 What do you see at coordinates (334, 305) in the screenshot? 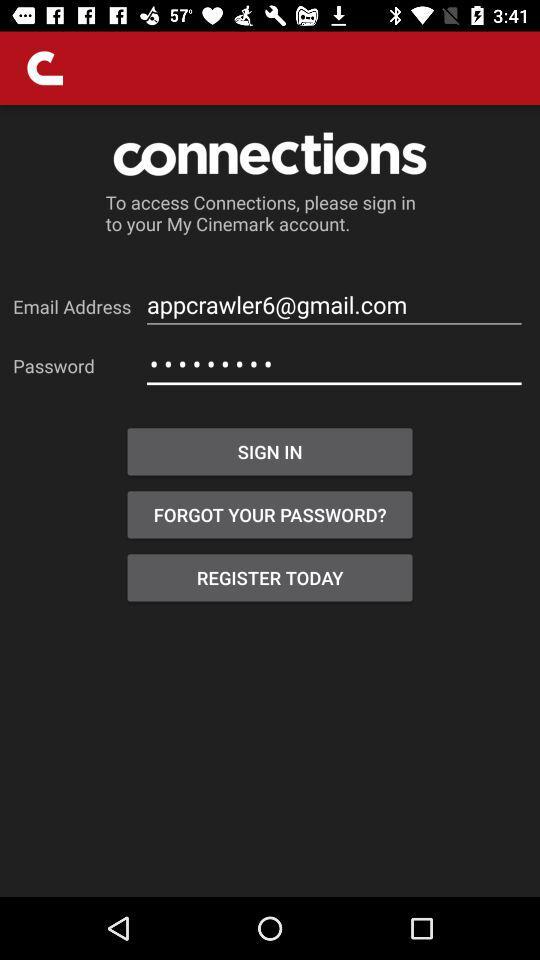
I see `the appcrawler6@gmail.com` at bounding box center [334, 305].